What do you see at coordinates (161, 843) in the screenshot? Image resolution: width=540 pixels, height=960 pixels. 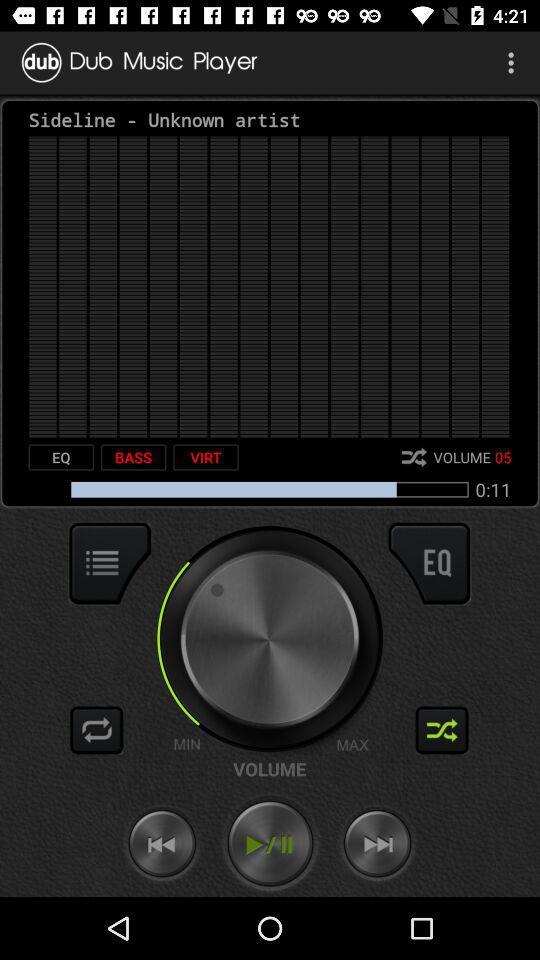 I see `this button song backward` at bounding box center [161, 843].